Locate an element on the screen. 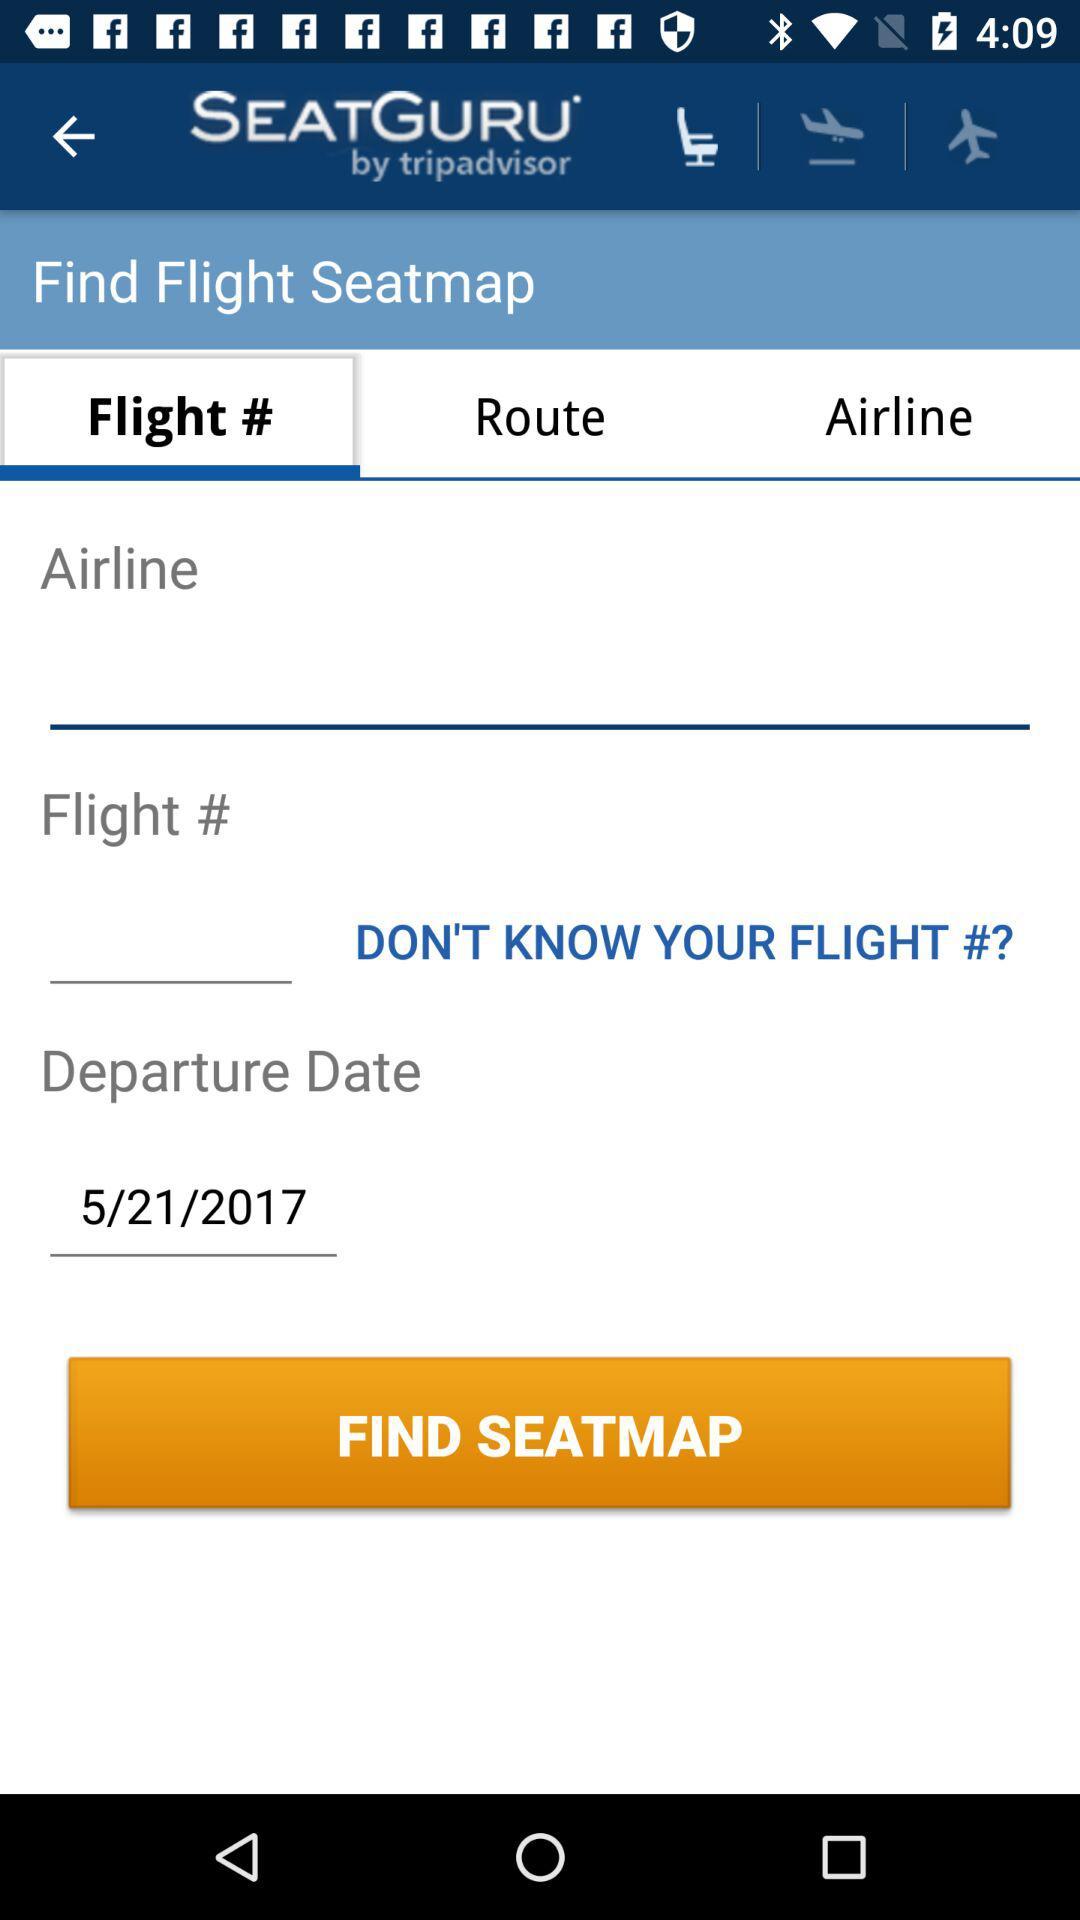 Image resolution: width=1080 pixels, height=1920 pixels. item next to the don t know icon is located at coordinates (169, 939).